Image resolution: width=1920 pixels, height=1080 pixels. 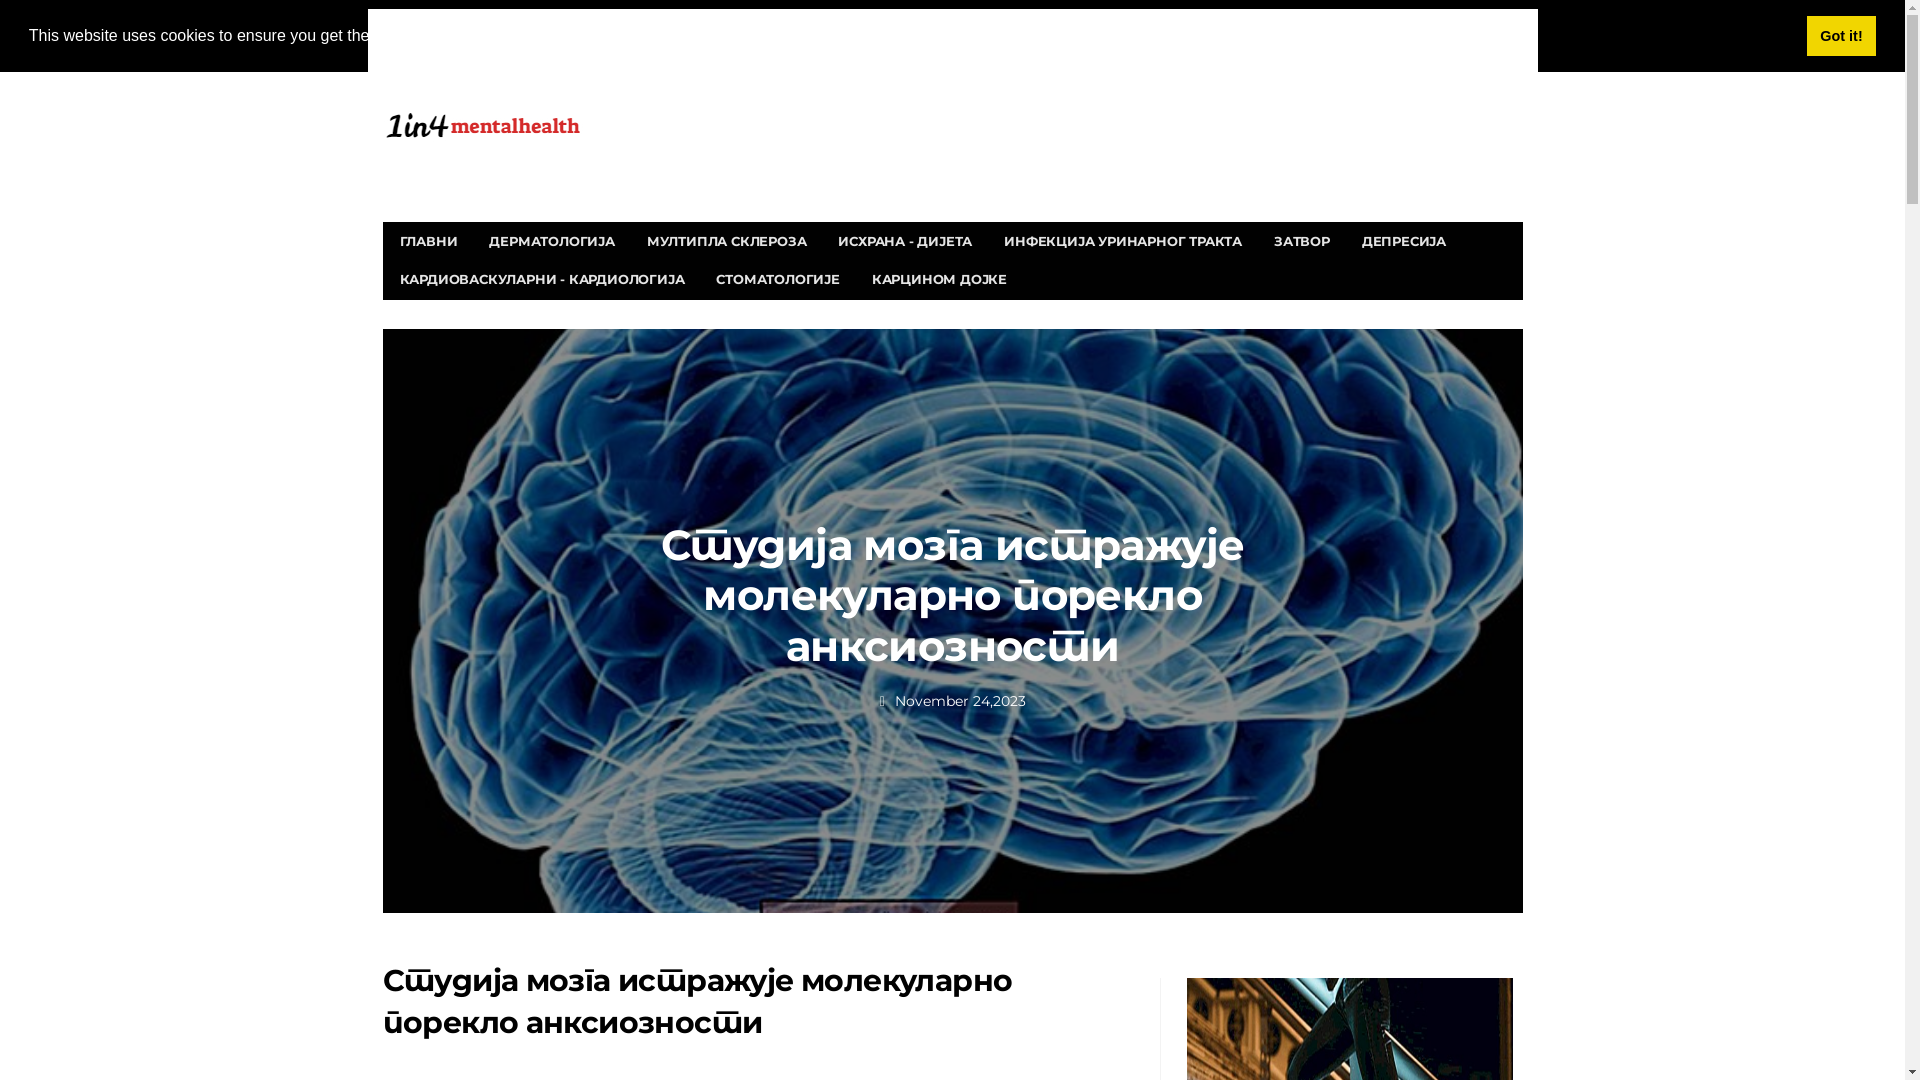 What do you see at coordinates (1806, 35) in the screenshot?
I see `'Got it!'` at bounding box center [1806, 35].